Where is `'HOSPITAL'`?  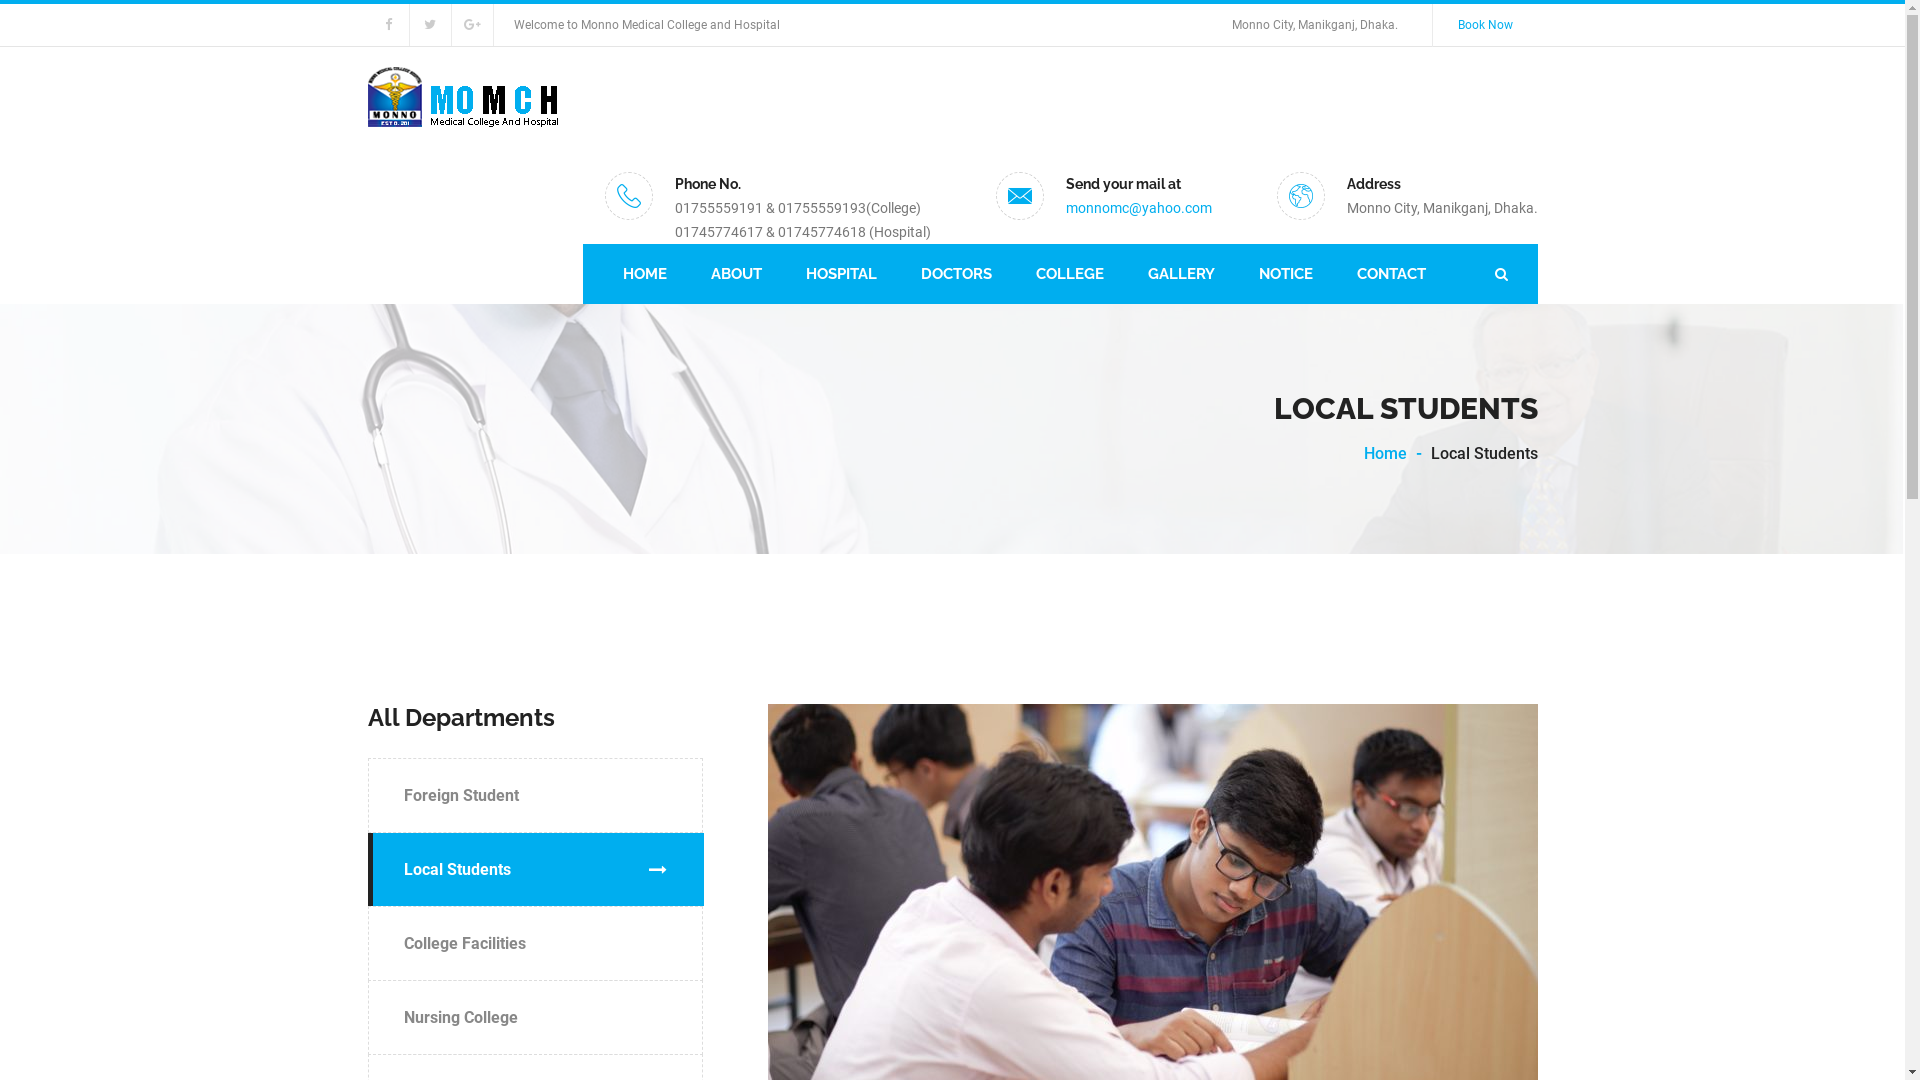
'HOSPITAL' is located at coordinates (841, 273).